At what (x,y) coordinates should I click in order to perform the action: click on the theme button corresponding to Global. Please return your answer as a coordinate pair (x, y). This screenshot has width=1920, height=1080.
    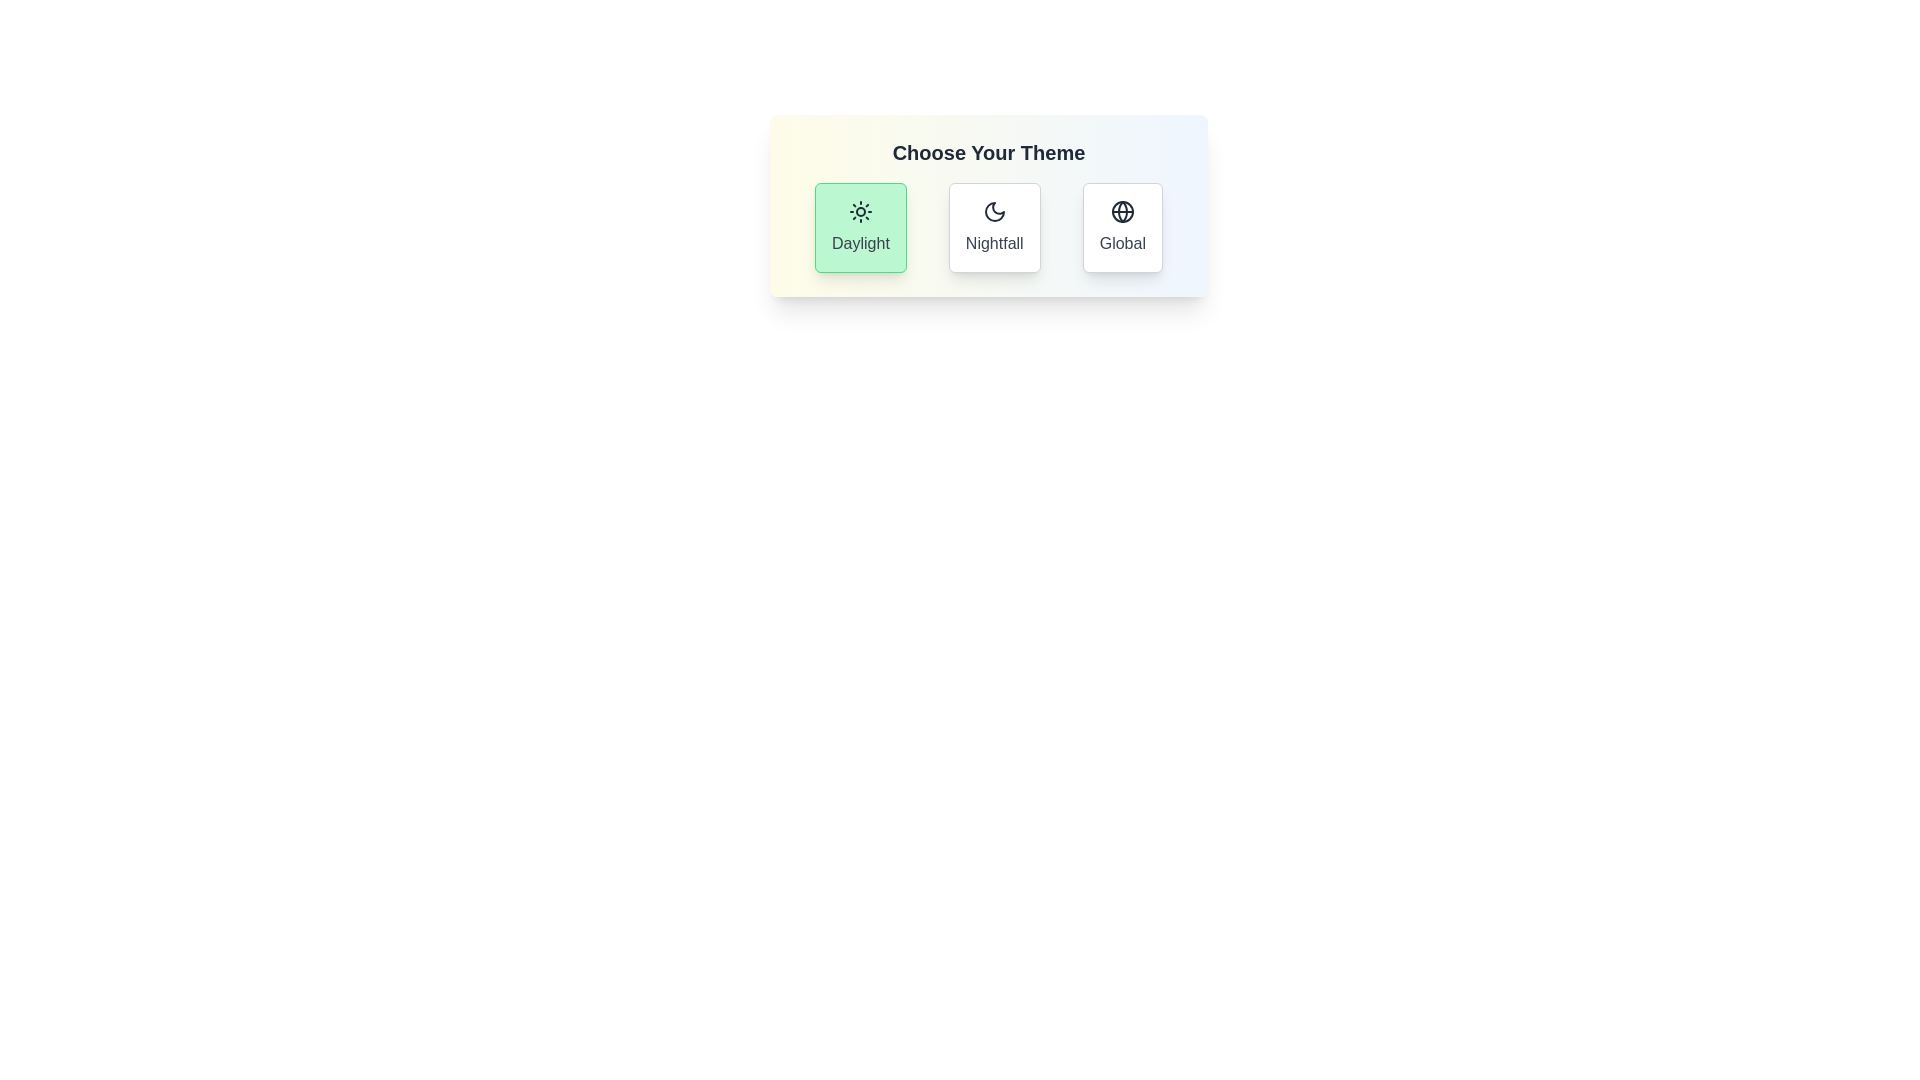
    Looking at the image, I should click on (1122, 226).